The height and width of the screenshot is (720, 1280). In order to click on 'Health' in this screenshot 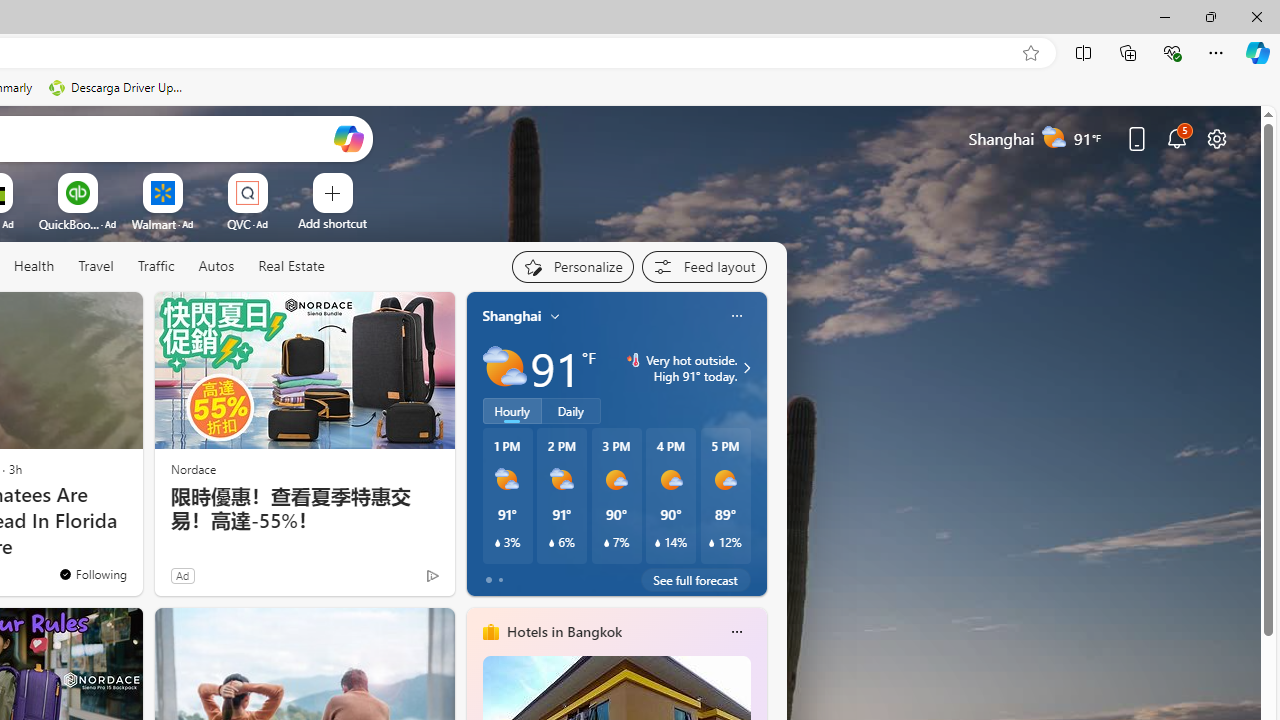, I will do `click(33, 266)`.